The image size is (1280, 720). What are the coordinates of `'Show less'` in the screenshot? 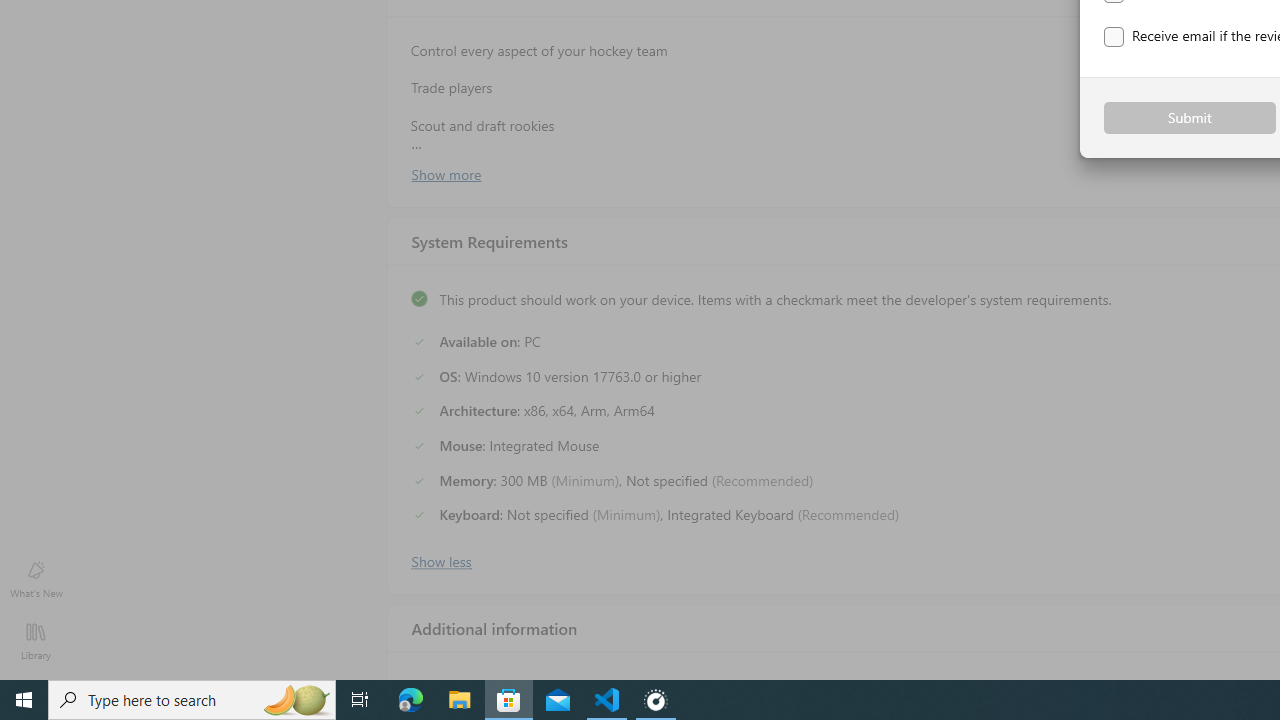 It's located at (439, 559).